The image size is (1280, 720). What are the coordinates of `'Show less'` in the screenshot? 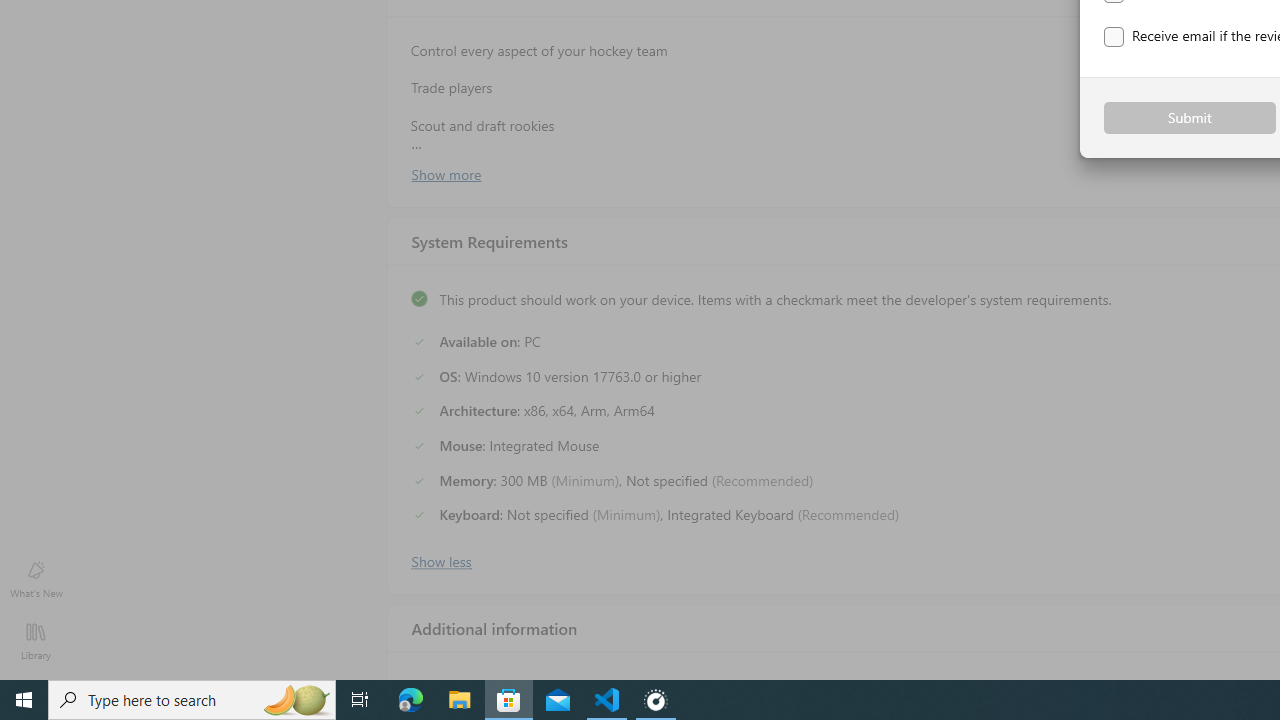 It's located at (439, 559).